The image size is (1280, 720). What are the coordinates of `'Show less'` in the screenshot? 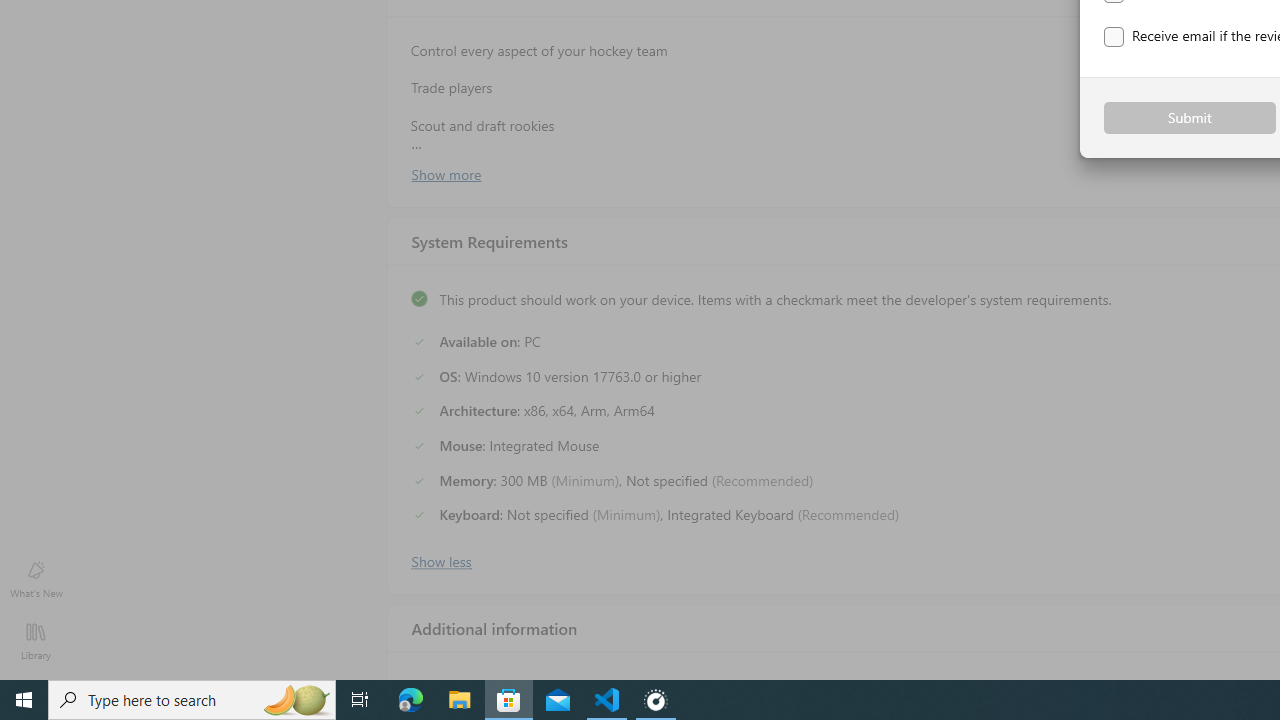 It's located at (439, 559).